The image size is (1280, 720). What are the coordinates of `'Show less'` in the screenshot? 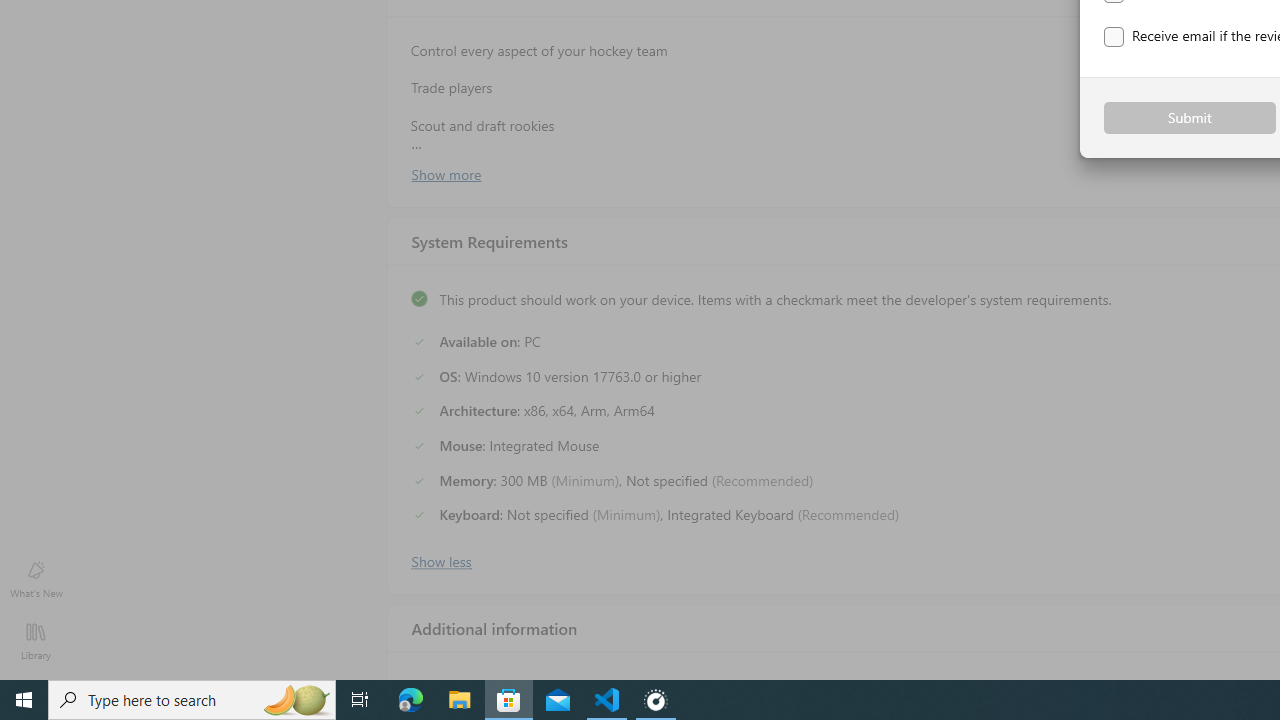 It's located at (439, 559).